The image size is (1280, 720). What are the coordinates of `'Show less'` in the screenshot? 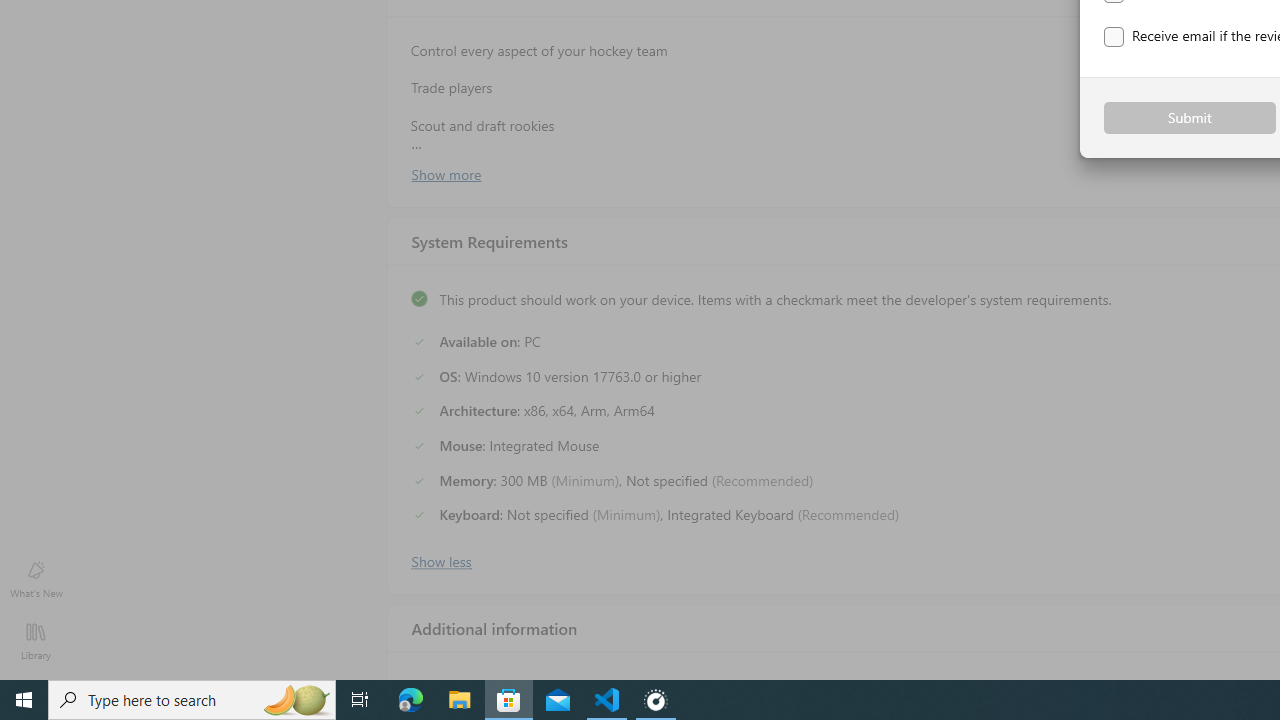 It's located at (439, 559).